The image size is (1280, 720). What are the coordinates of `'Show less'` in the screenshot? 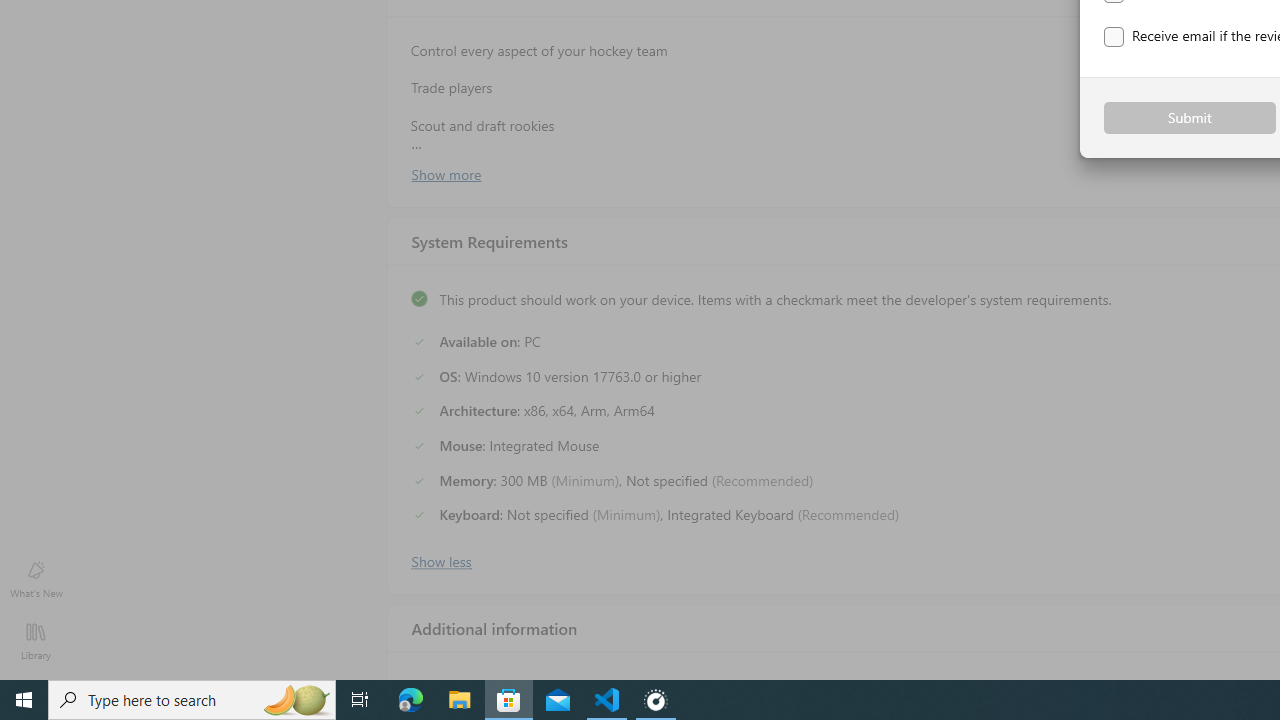 It's located at (439, 559).